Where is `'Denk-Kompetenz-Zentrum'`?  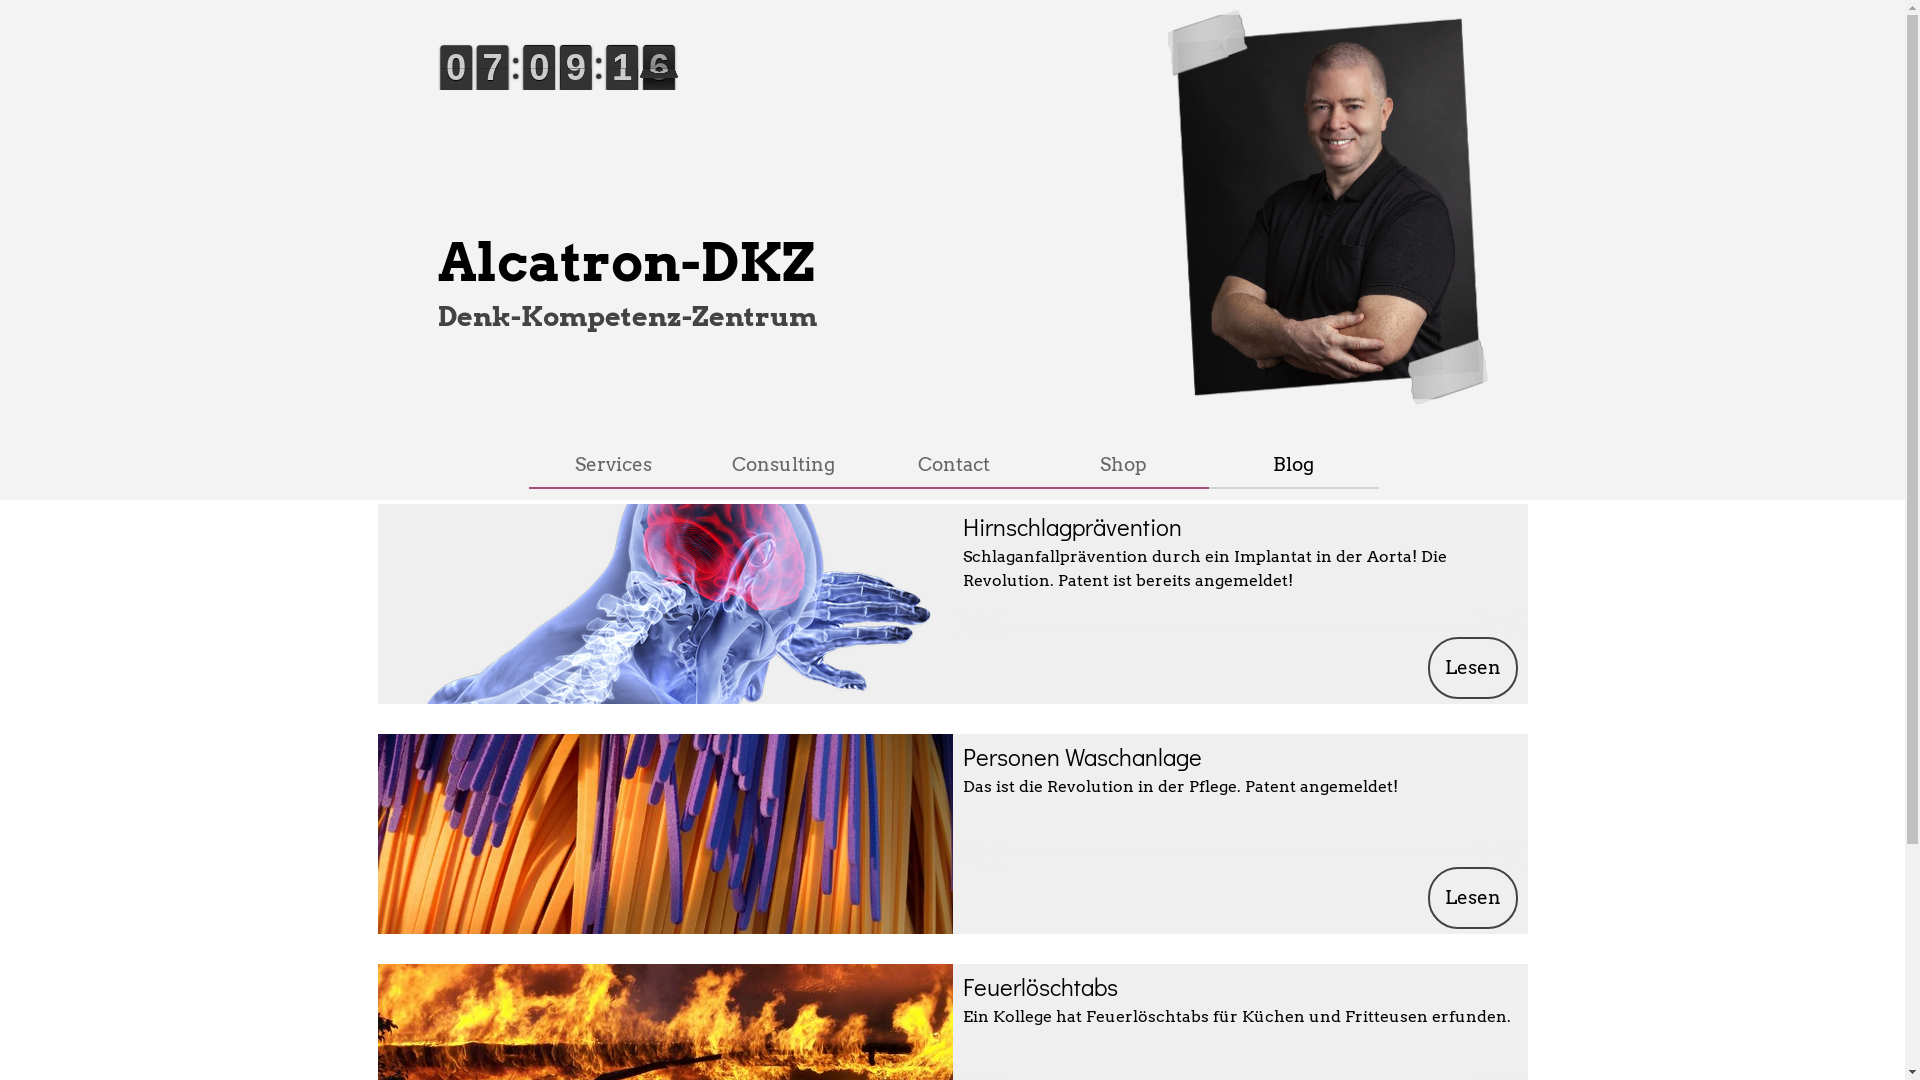 'Denk-Kompetenz-Zentrum' is located at coordinates (626, 315).